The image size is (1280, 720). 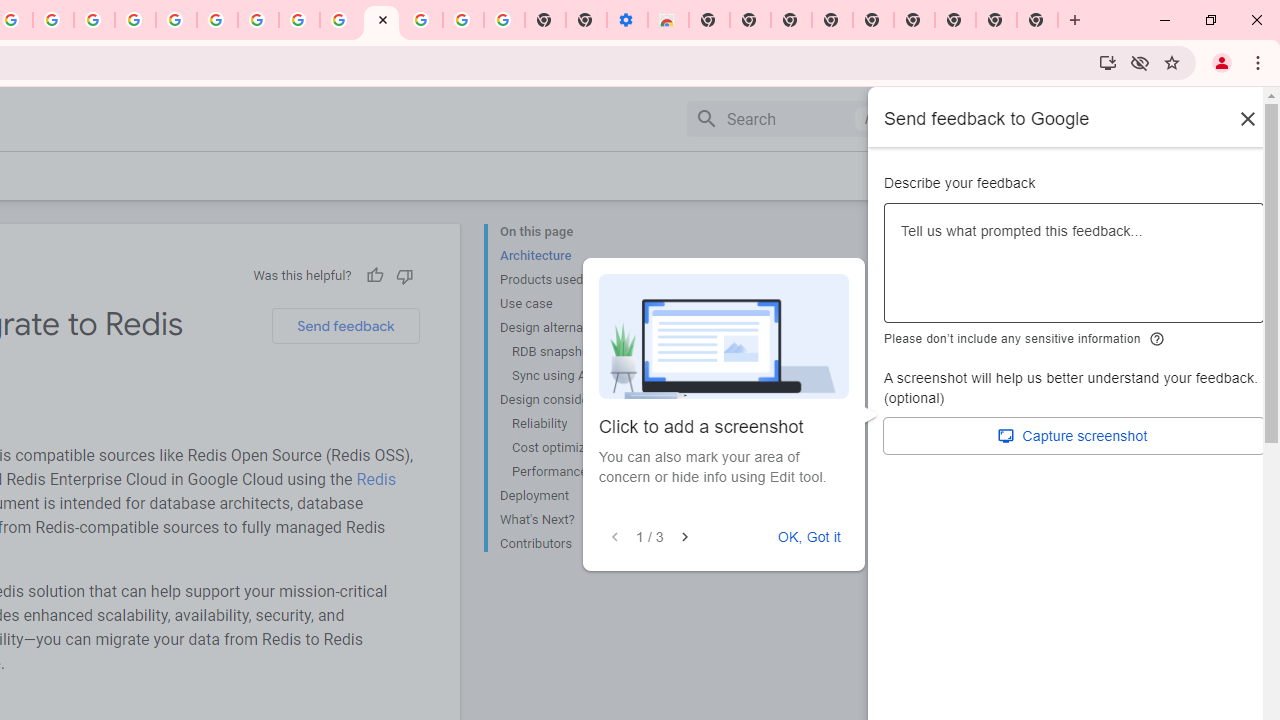 What do you see at coordinates (684, 536) in the screenshot?
I see `'Next'` at bounding box center [684, 536].